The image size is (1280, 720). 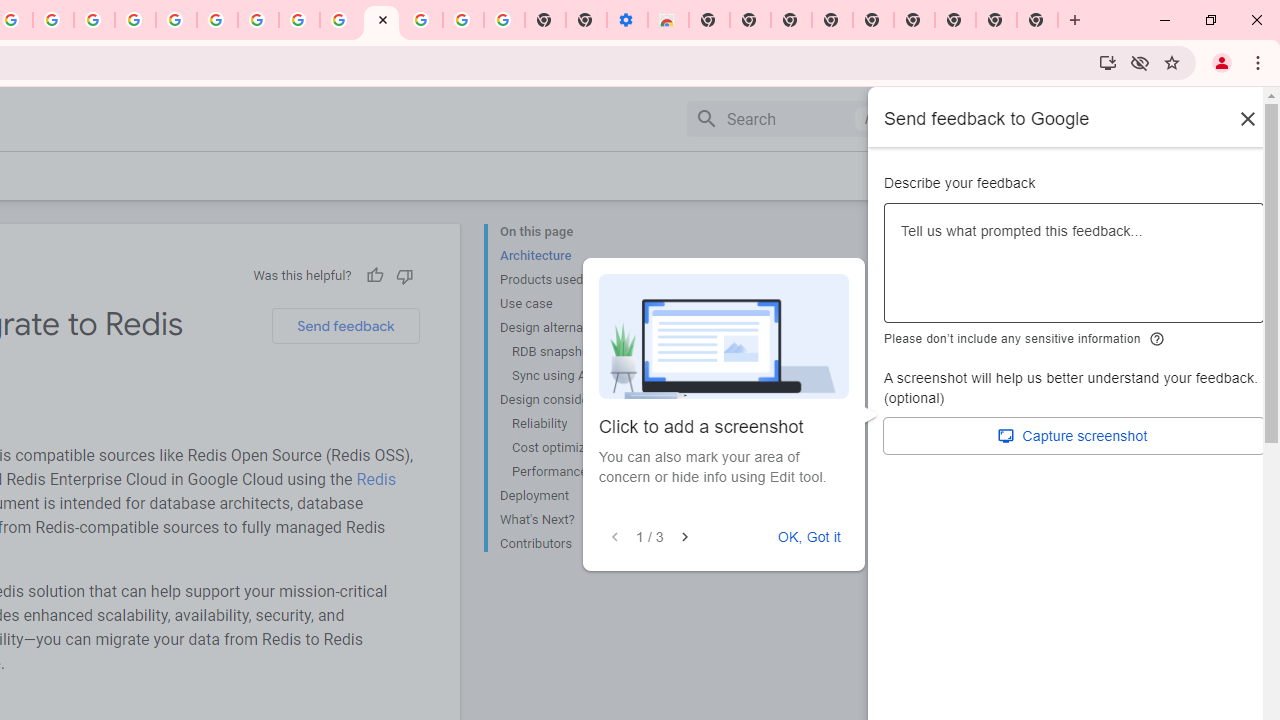 What do you see at coordinates (684, 536) in the screenshot?
I see `'Next'` at bounding box center [684, 536].